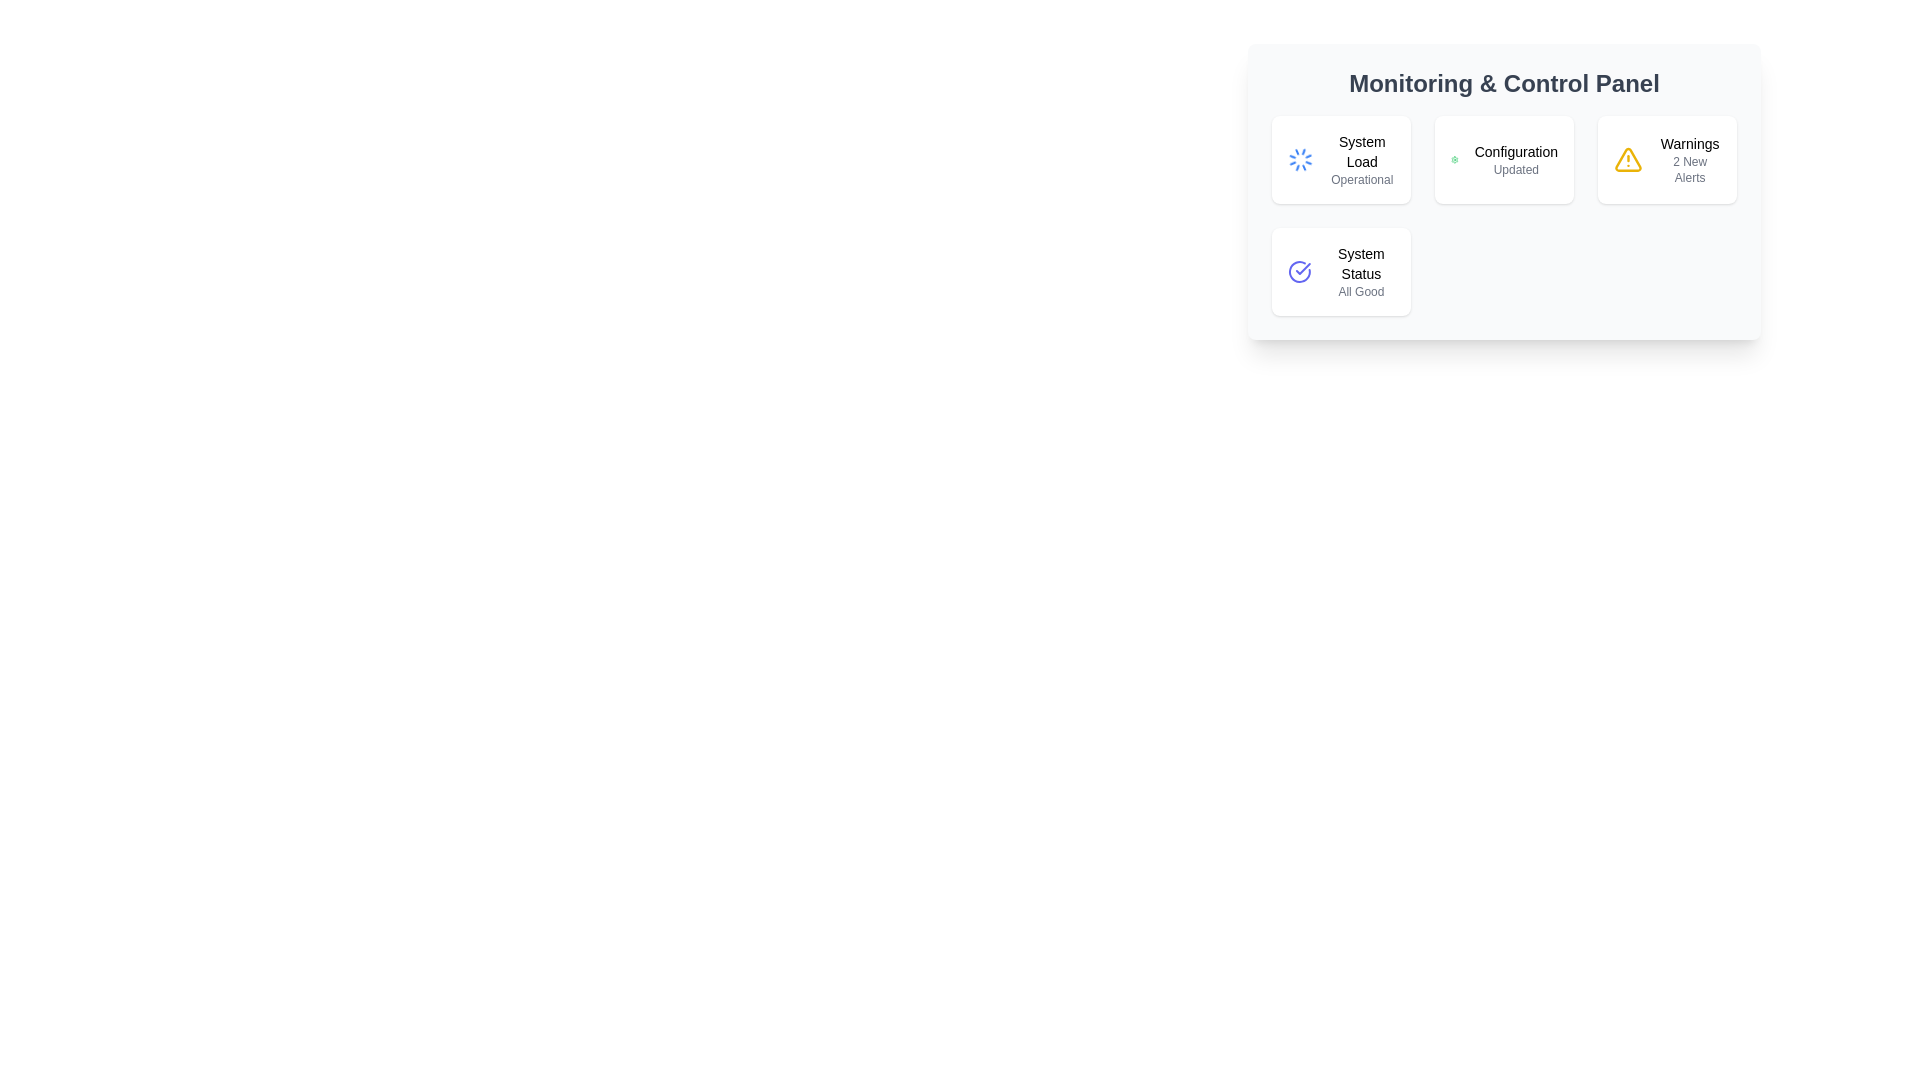 This screenshot has width=1920, height=1080. What do you see at coordinates (1361, 150) in the screenshot?
I see `the 'System Load' label in the top-left card of the 'Monitoring & Control Panel' section` at bounding box center [1361, 150].